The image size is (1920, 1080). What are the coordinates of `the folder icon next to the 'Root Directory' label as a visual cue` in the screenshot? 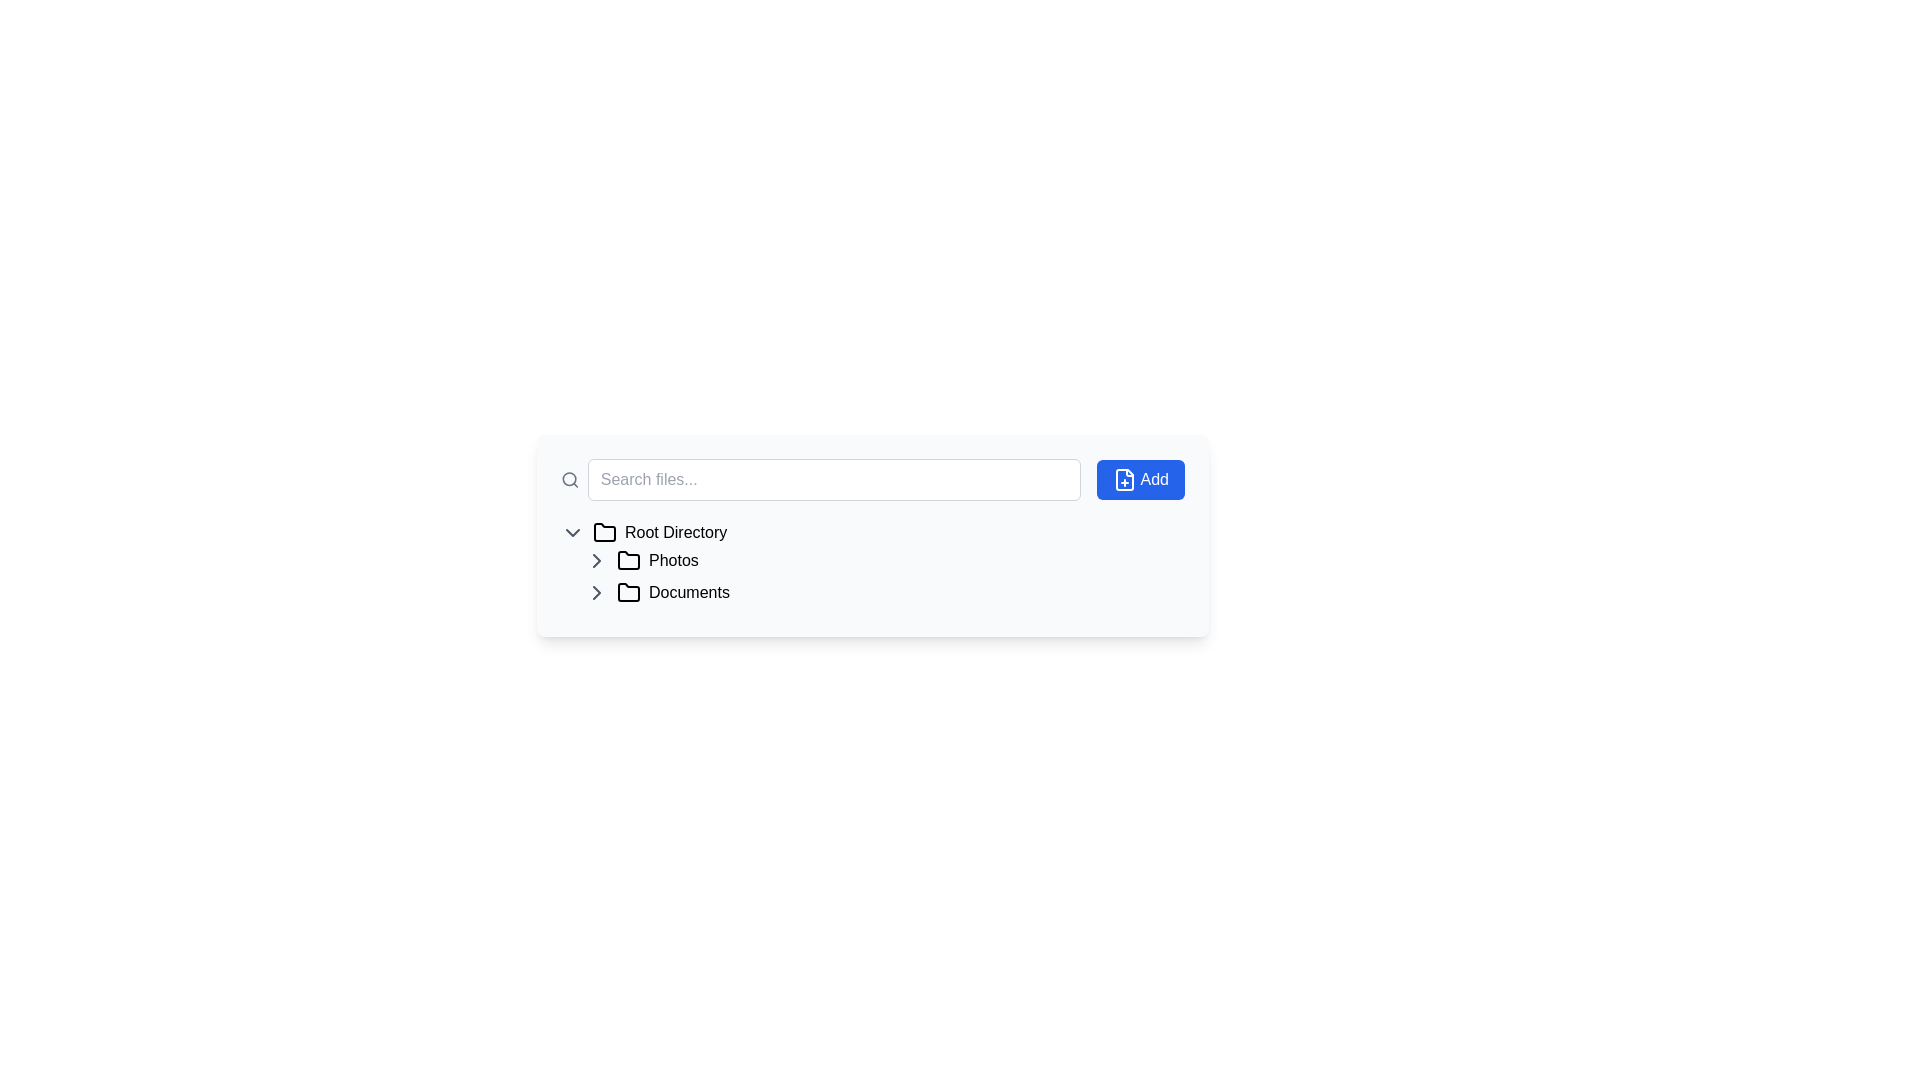 It's located at (603, 531).